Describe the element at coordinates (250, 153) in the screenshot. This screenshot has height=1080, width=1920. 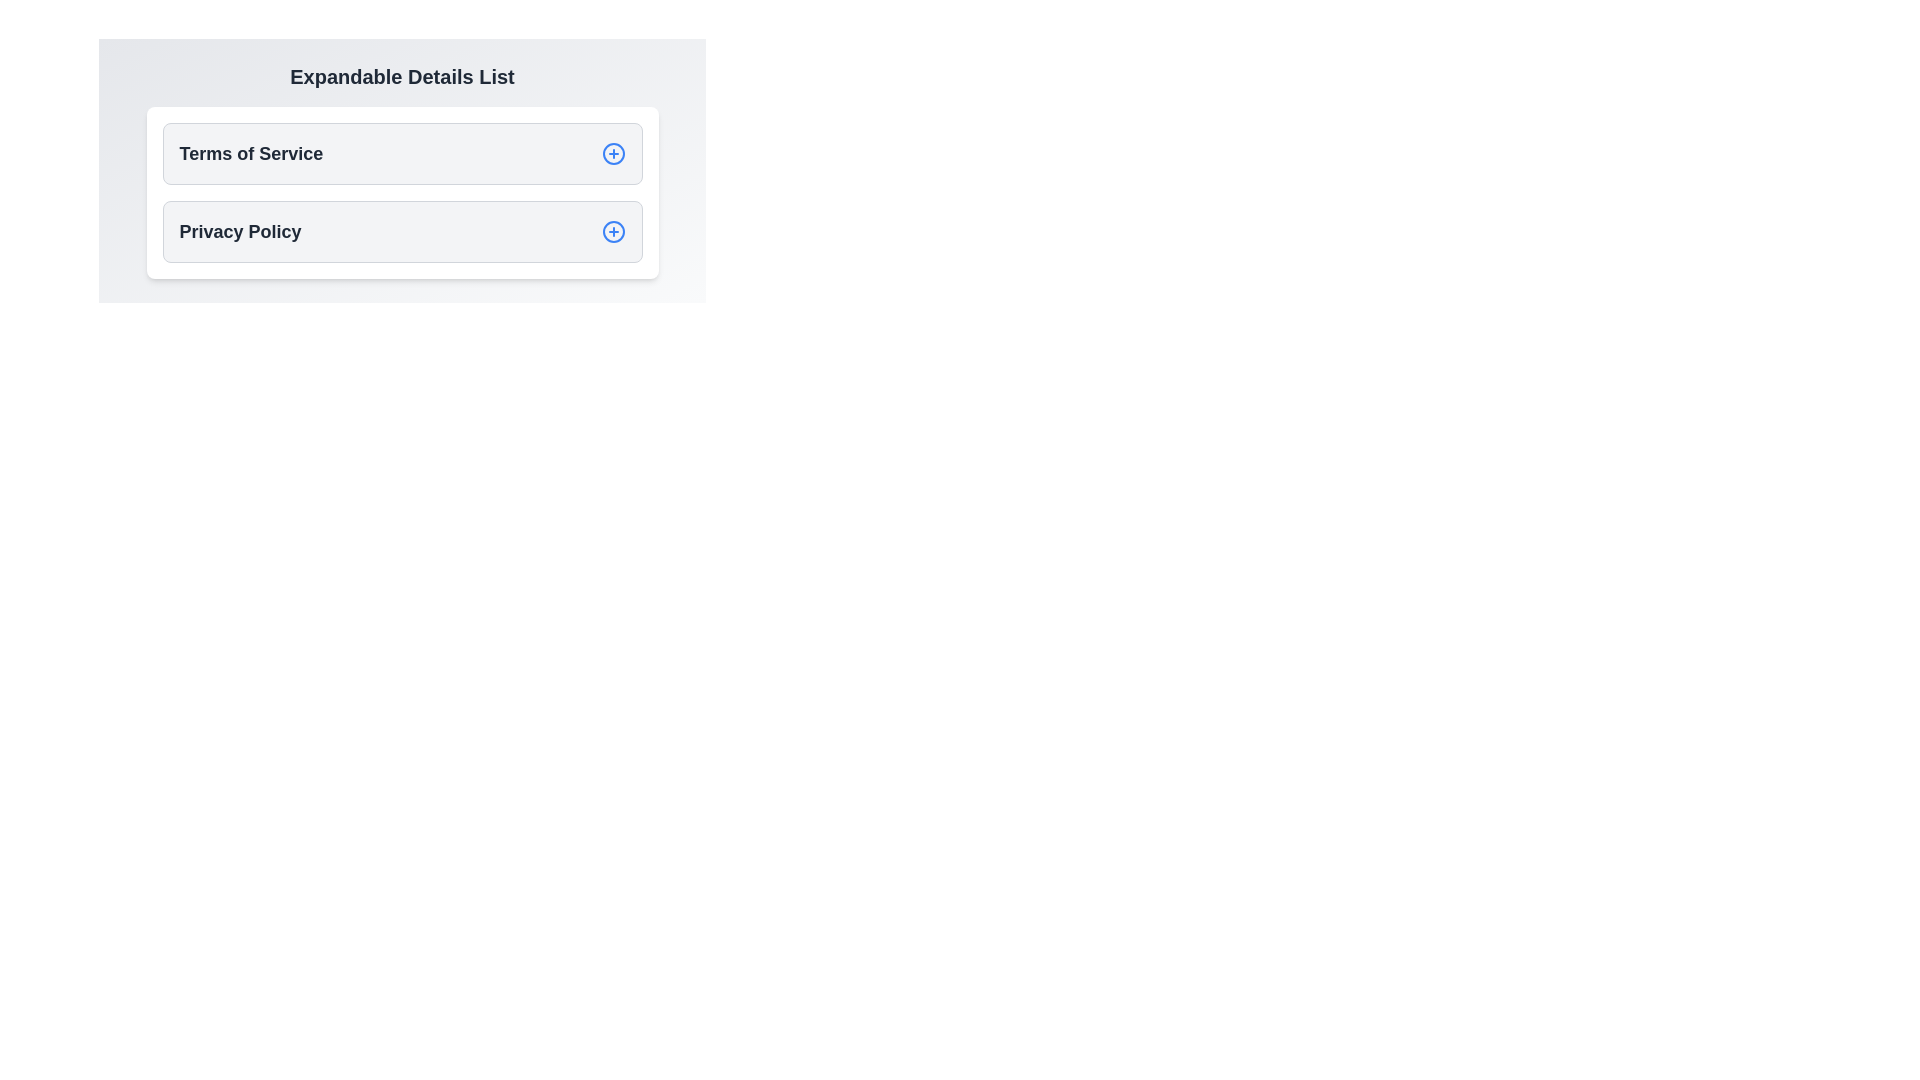
I see `label of the 'Terms of Service' text which is displayed in bold, large font near the top of an expandable list interface` at that location.